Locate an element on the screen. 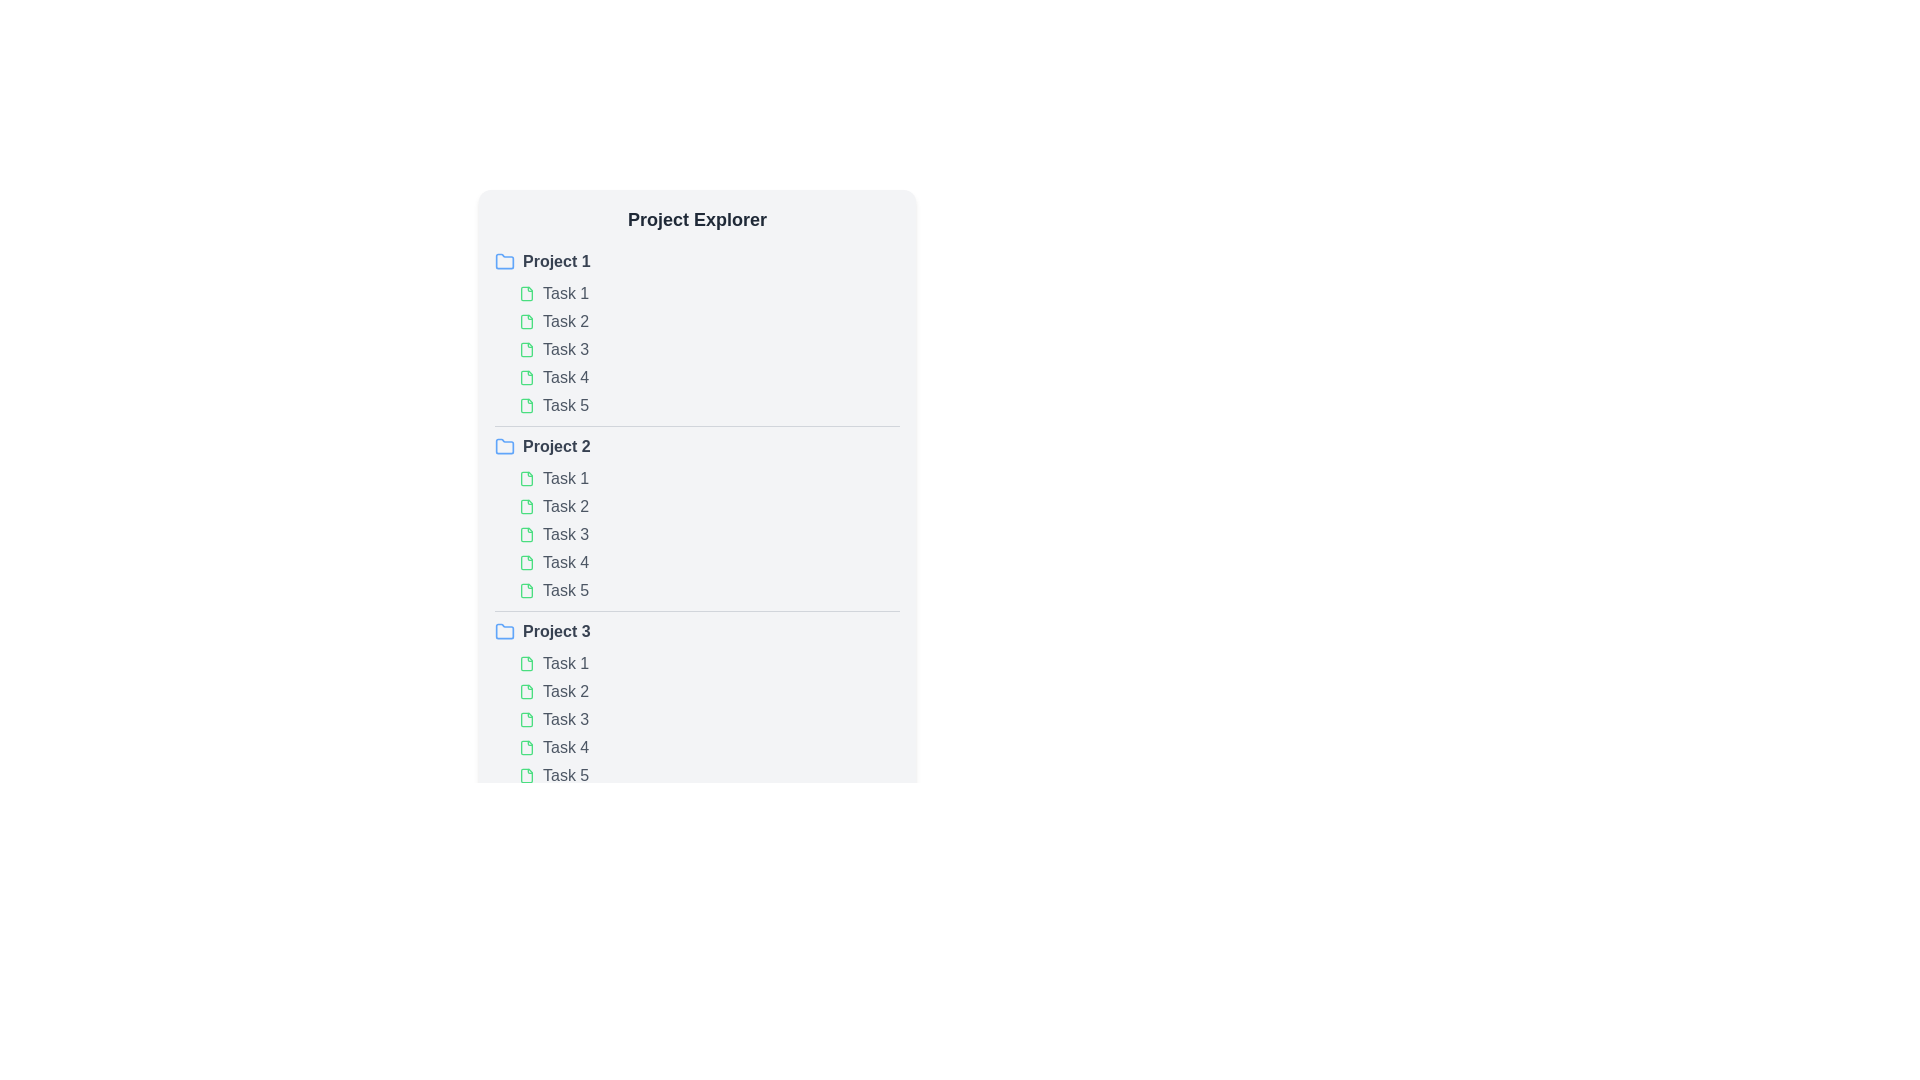  the document icon associated with 'Task 3' is located at coordinates (527, 720).